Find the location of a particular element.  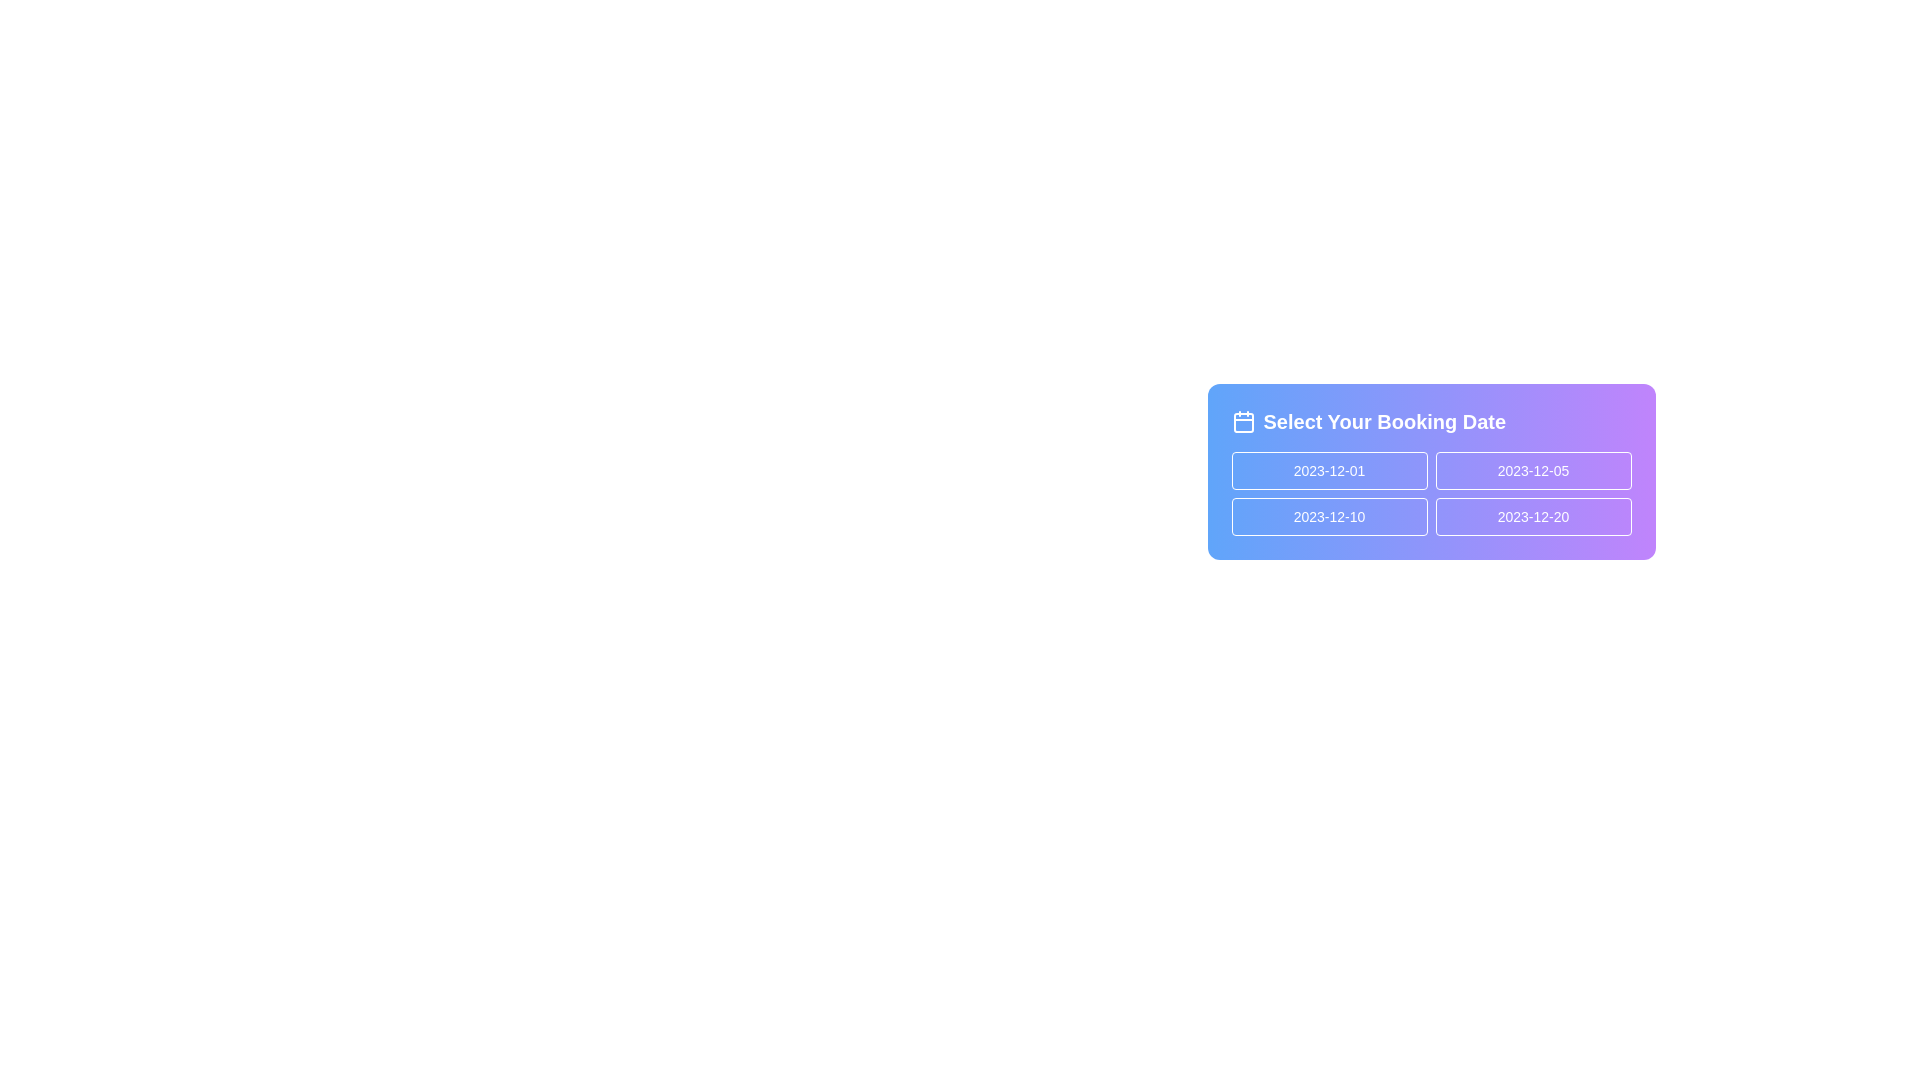

the date selection button for '2023-12-20' located in the bottom-right corner of the grid under the 'Select Your Booking Date' section is located at coordinates (1532, 515).